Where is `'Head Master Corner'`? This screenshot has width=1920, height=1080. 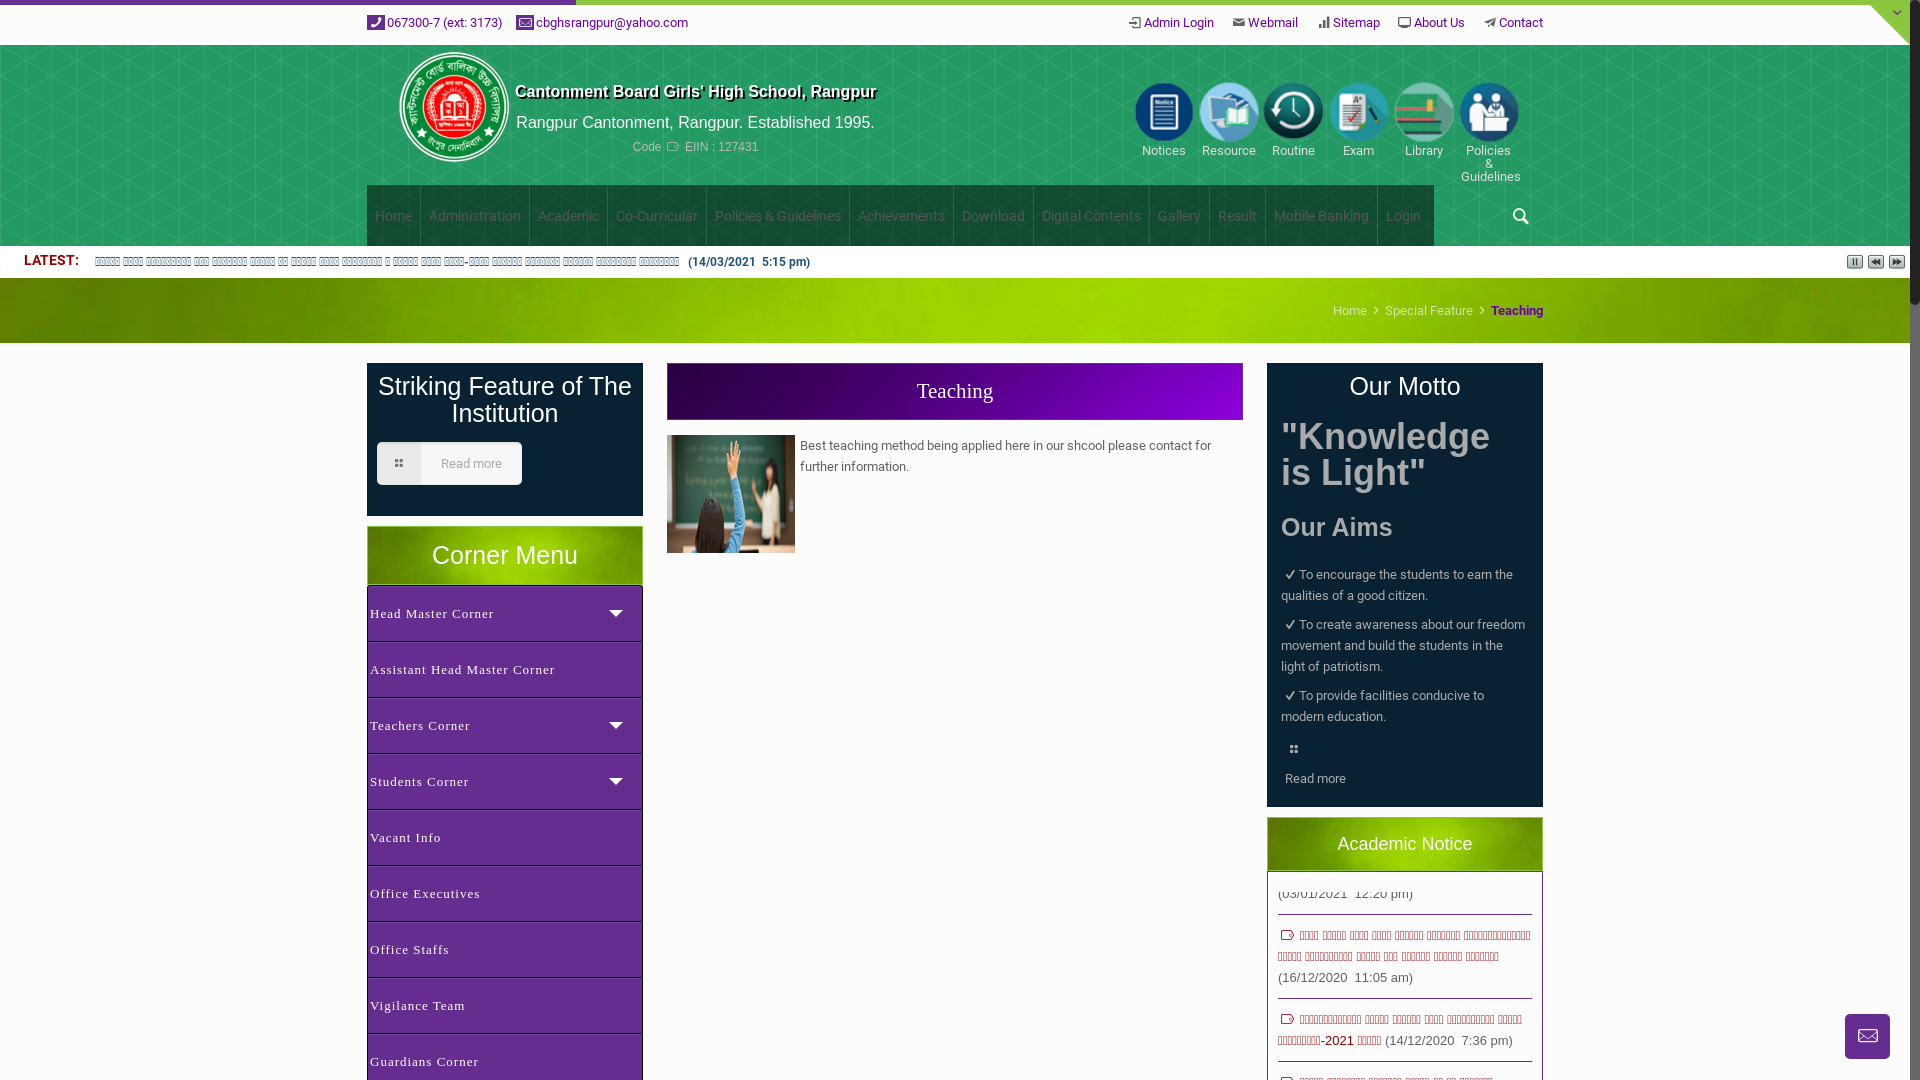
'Head Master Corner' is located at coordinates (366, 612).